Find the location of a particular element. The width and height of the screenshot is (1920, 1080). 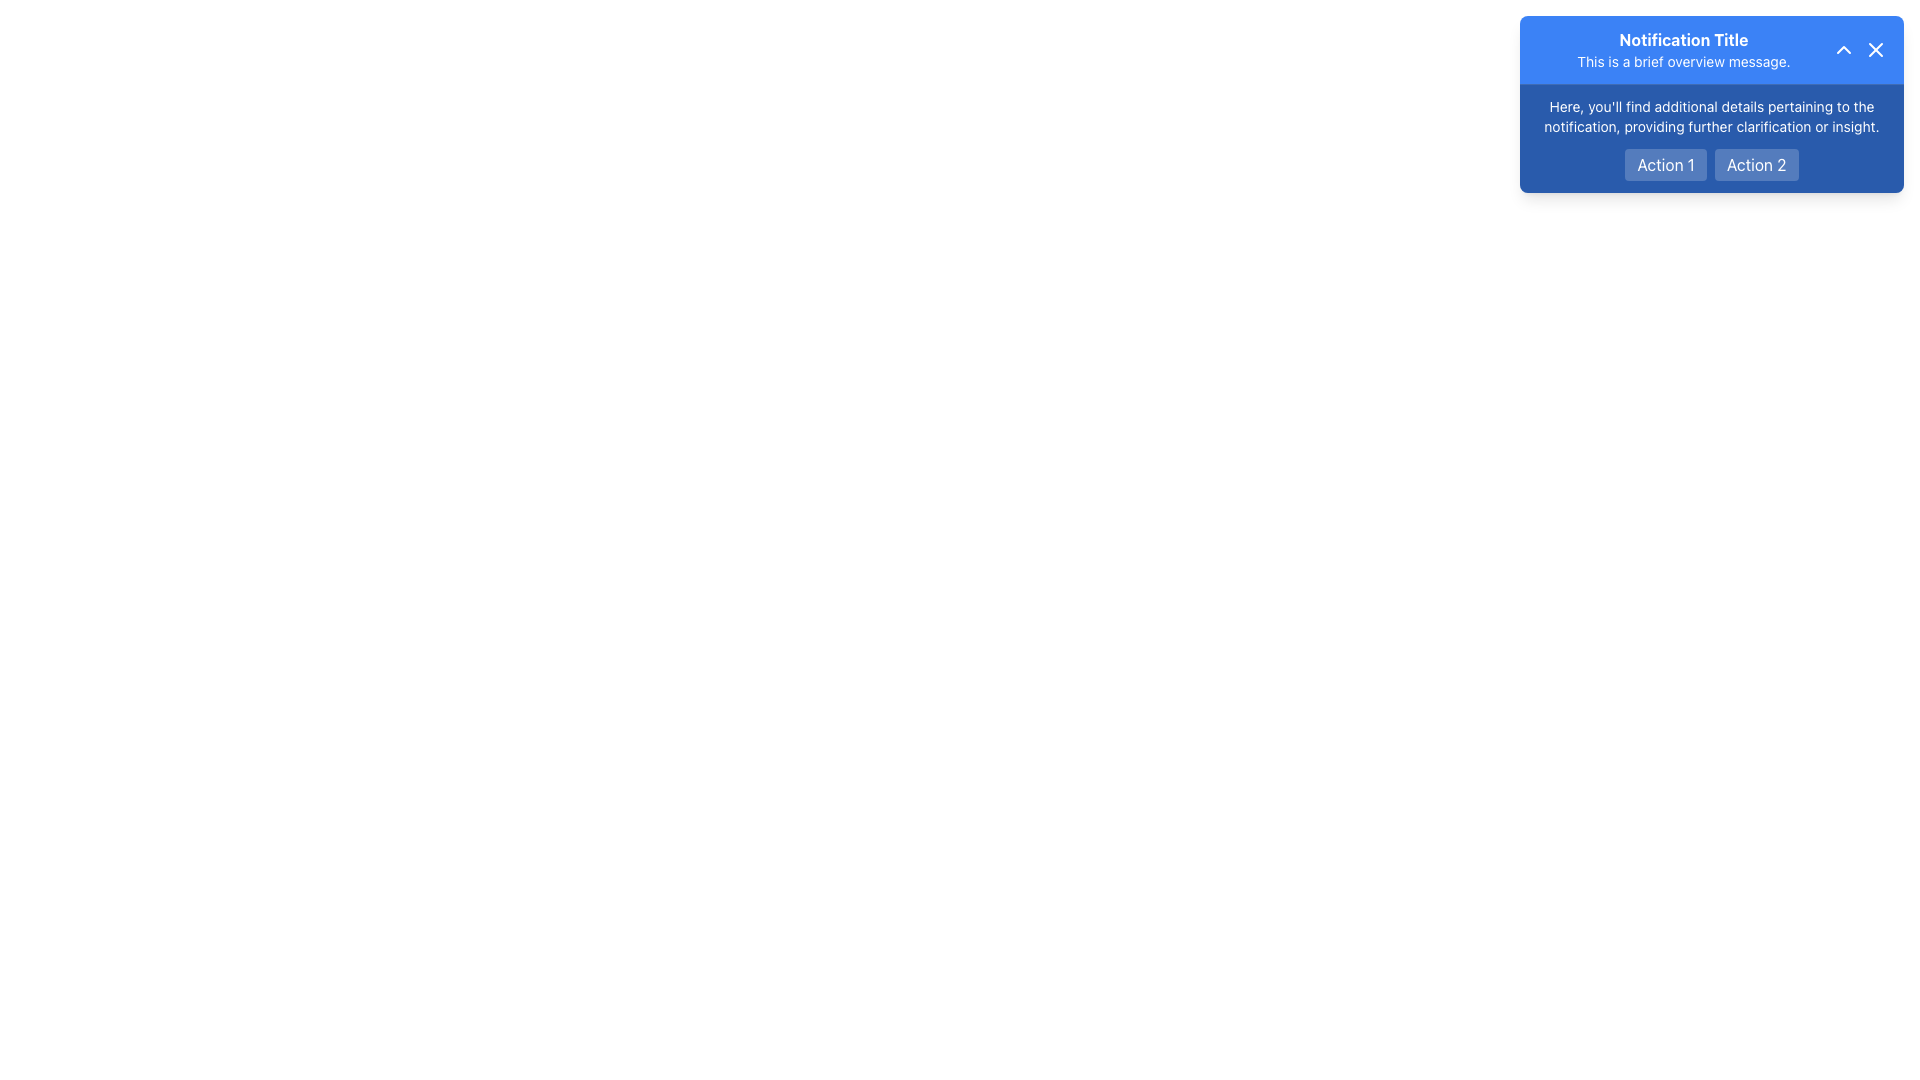

text of the Informational header located at the top of the notification card in the upper right corner of the interface is located at coordinates (1711, 49).